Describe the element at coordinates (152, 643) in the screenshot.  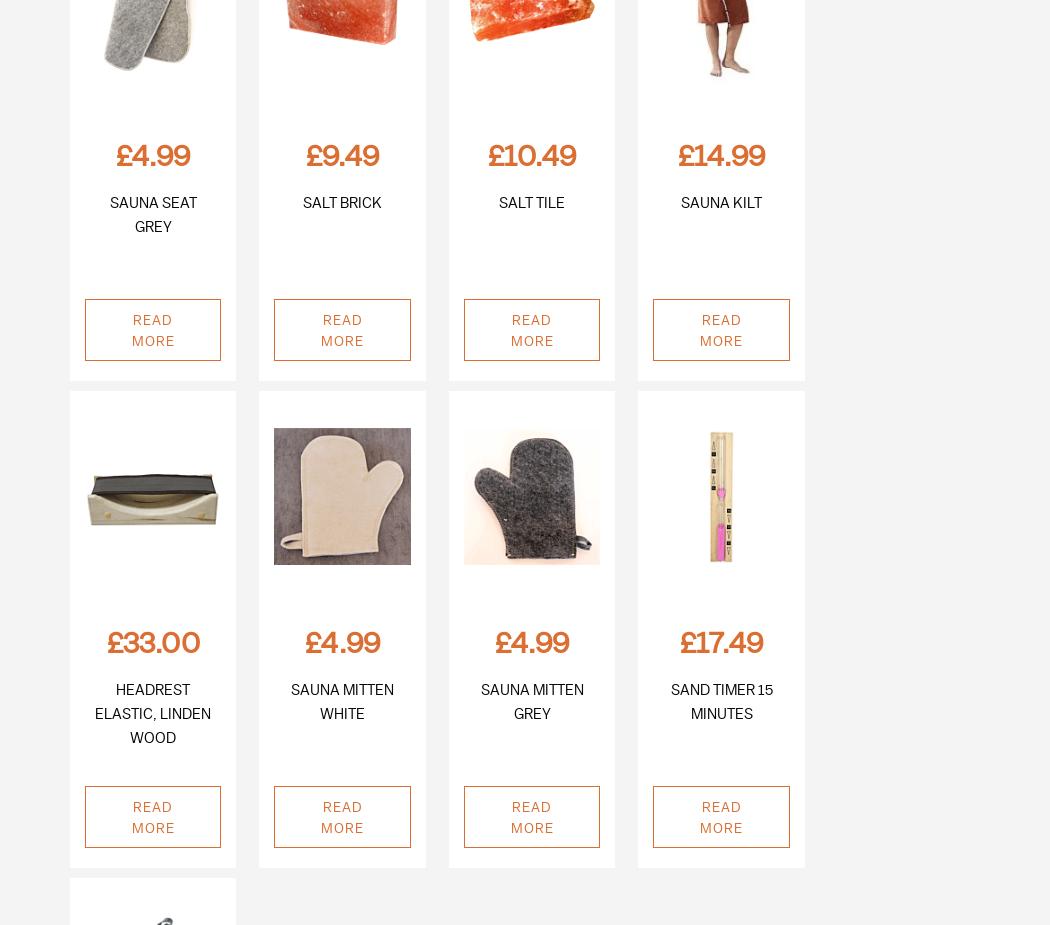
I see `'£33.00'` at that location.